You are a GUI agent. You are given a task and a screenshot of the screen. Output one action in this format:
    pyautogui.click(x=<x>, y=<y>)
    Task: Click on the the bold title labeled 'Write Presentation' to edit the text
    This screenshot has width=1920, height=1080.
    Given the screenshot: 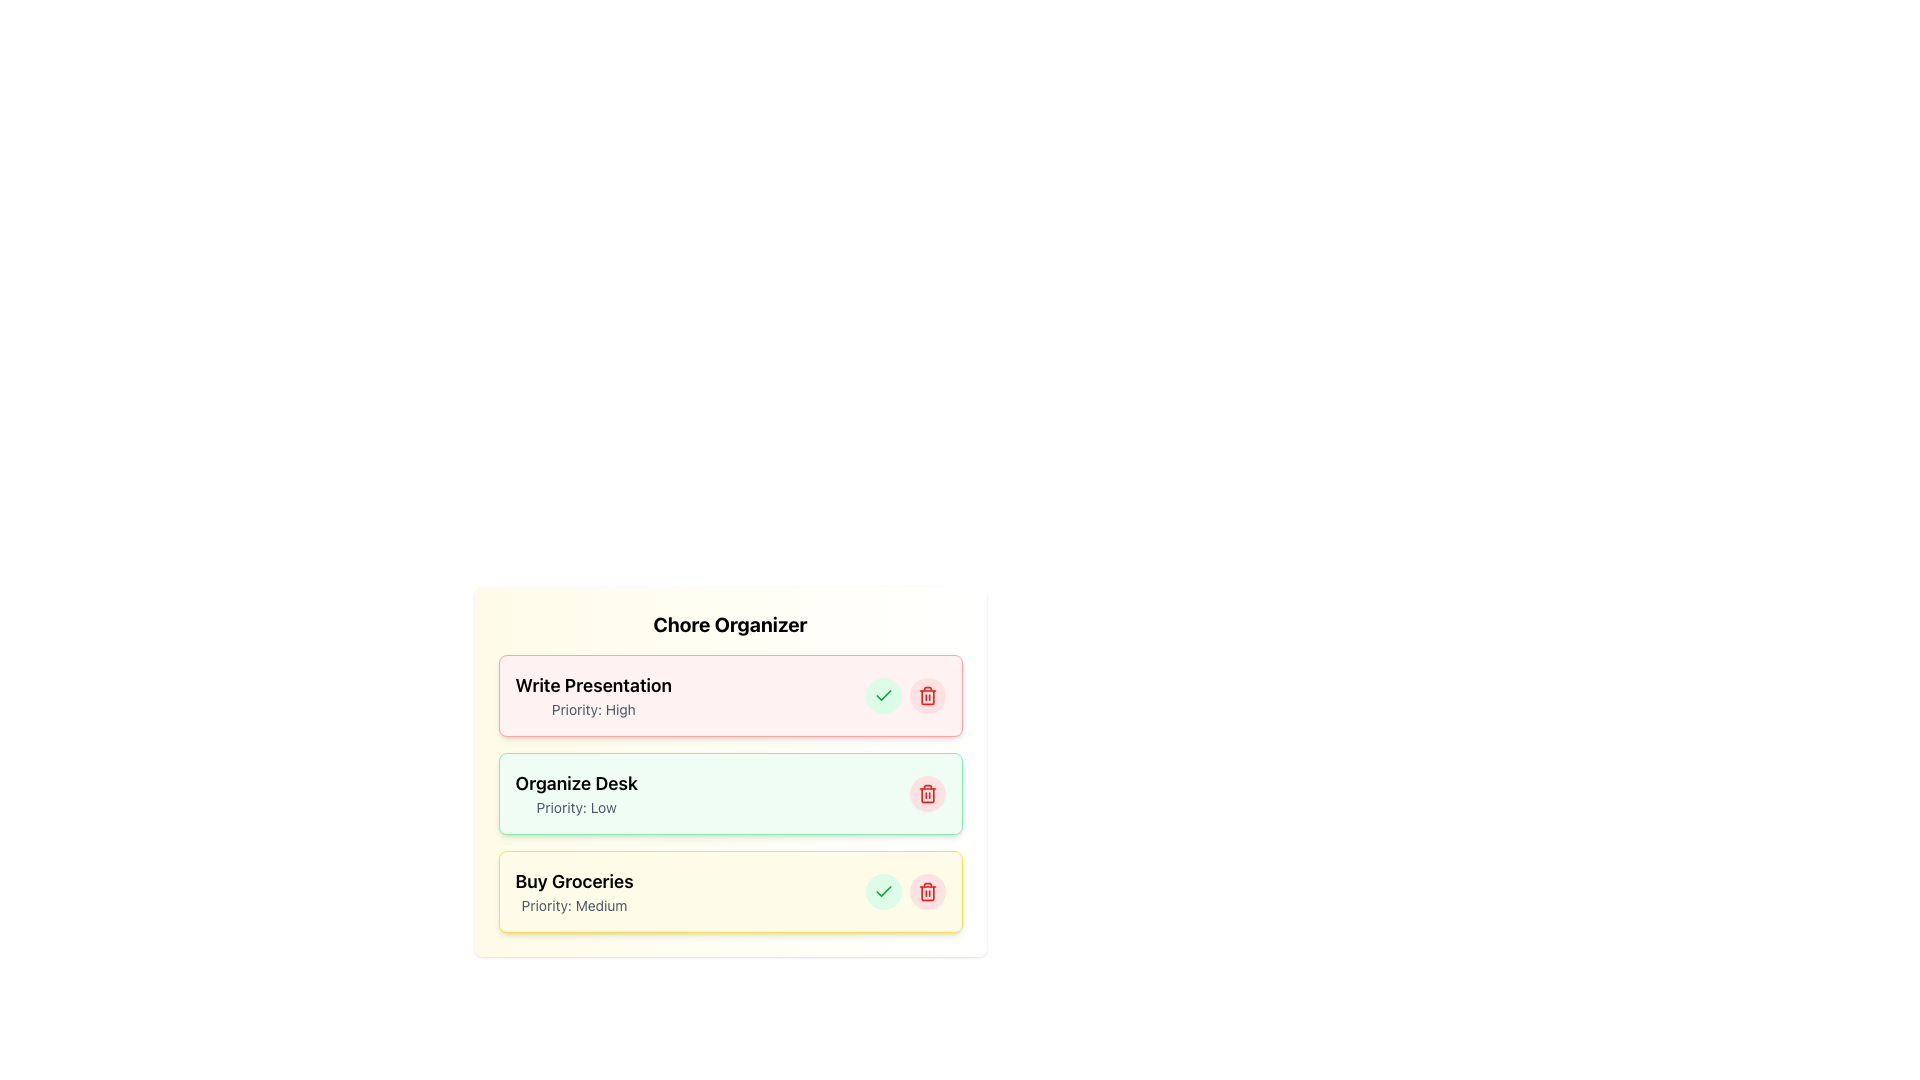 What is the action you would take?
    pyautogui.click(x=592, y=694)
    